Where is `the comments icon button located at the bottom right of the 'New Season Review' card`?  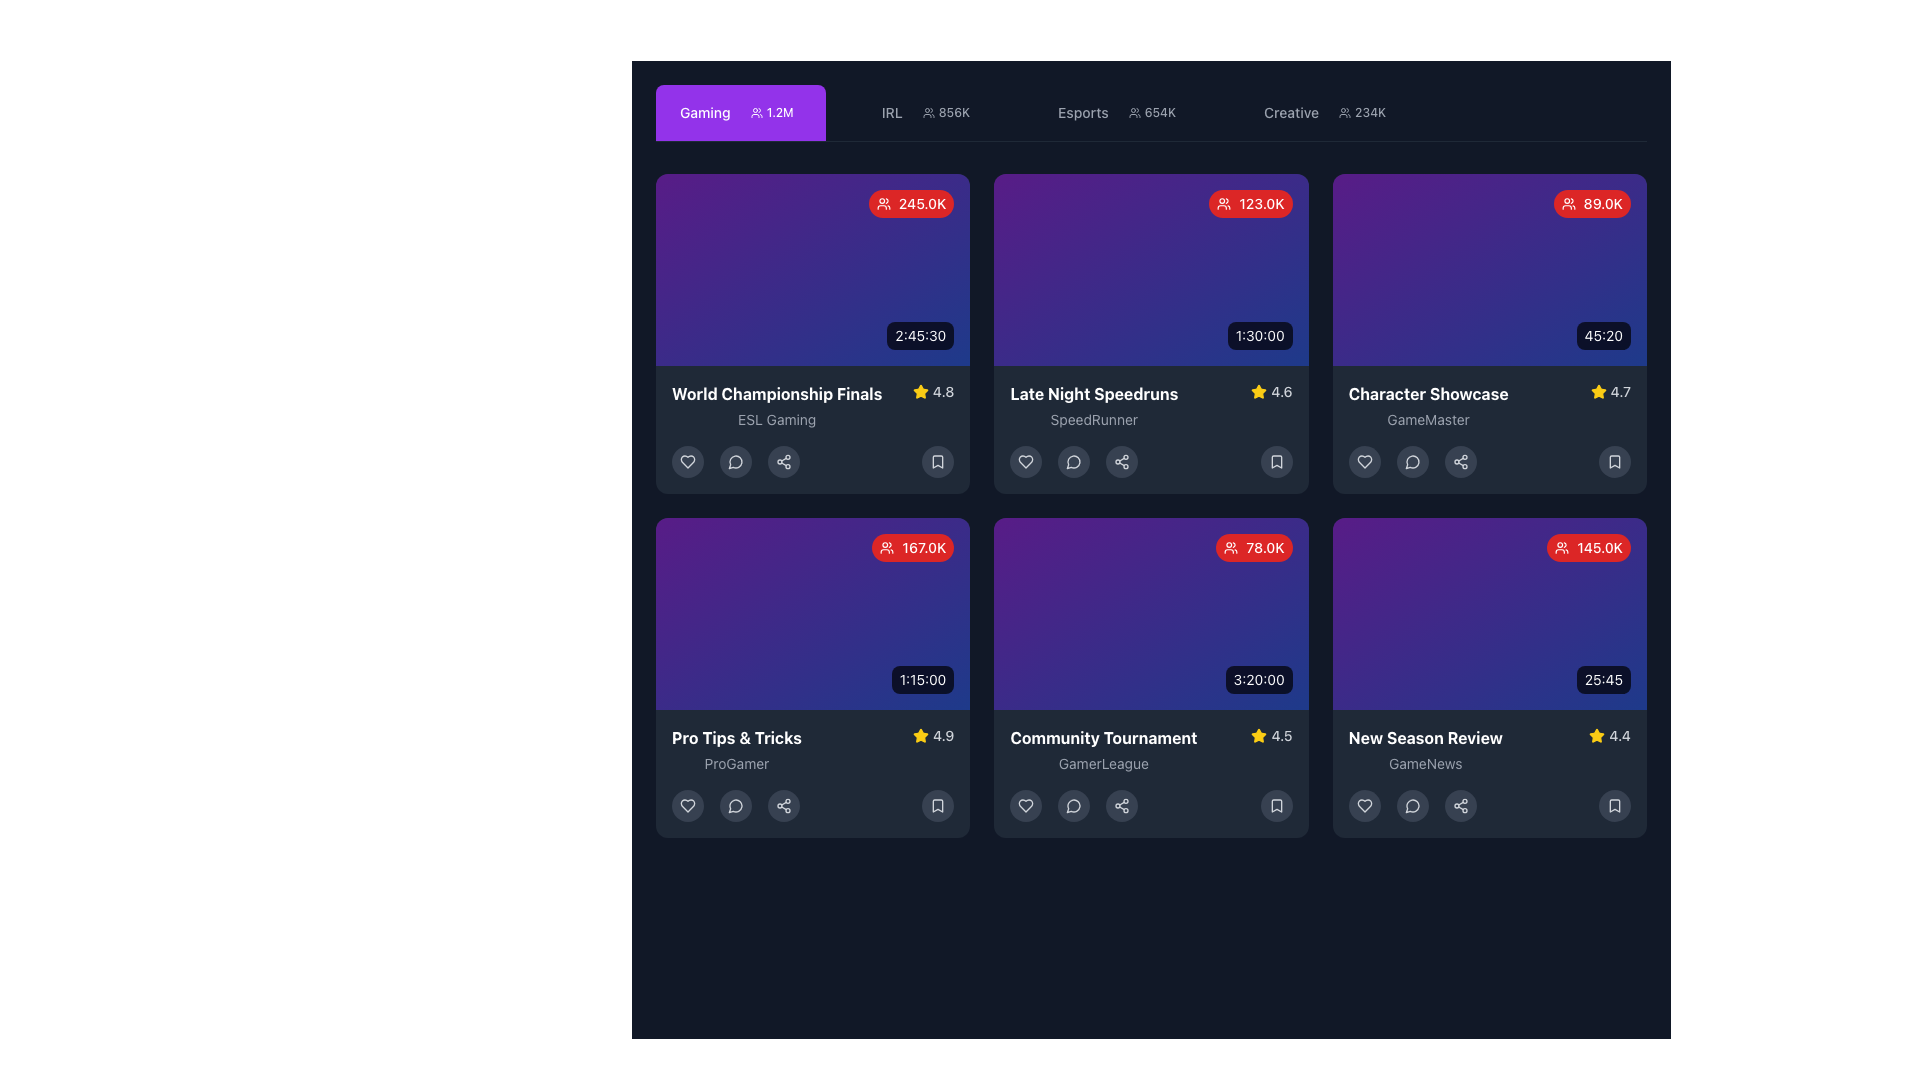
the comments icon button located at the bottom right of the 'New Season Review' card is located at coordinates (1411, 805).